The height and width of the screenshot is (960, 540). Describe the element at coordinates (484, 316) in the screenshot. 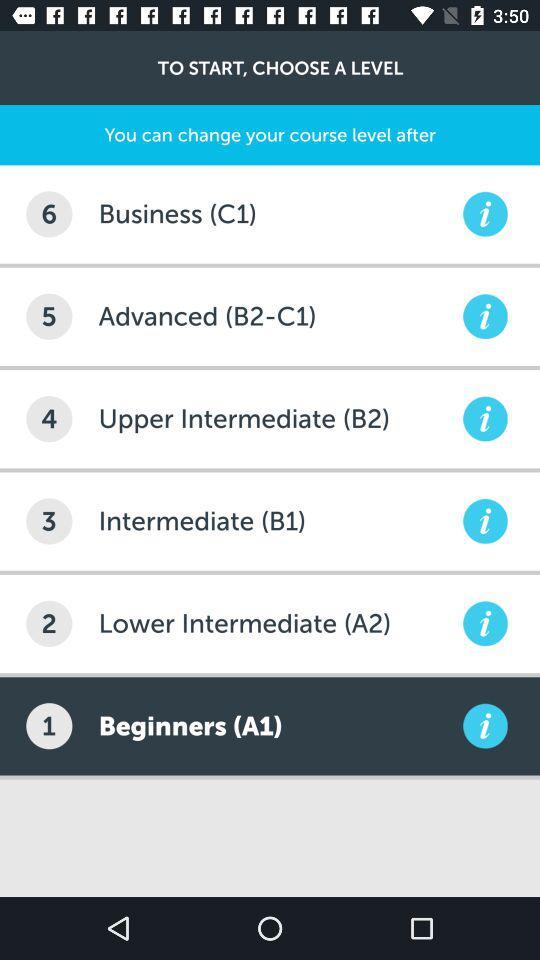

I see `help option` at that location.